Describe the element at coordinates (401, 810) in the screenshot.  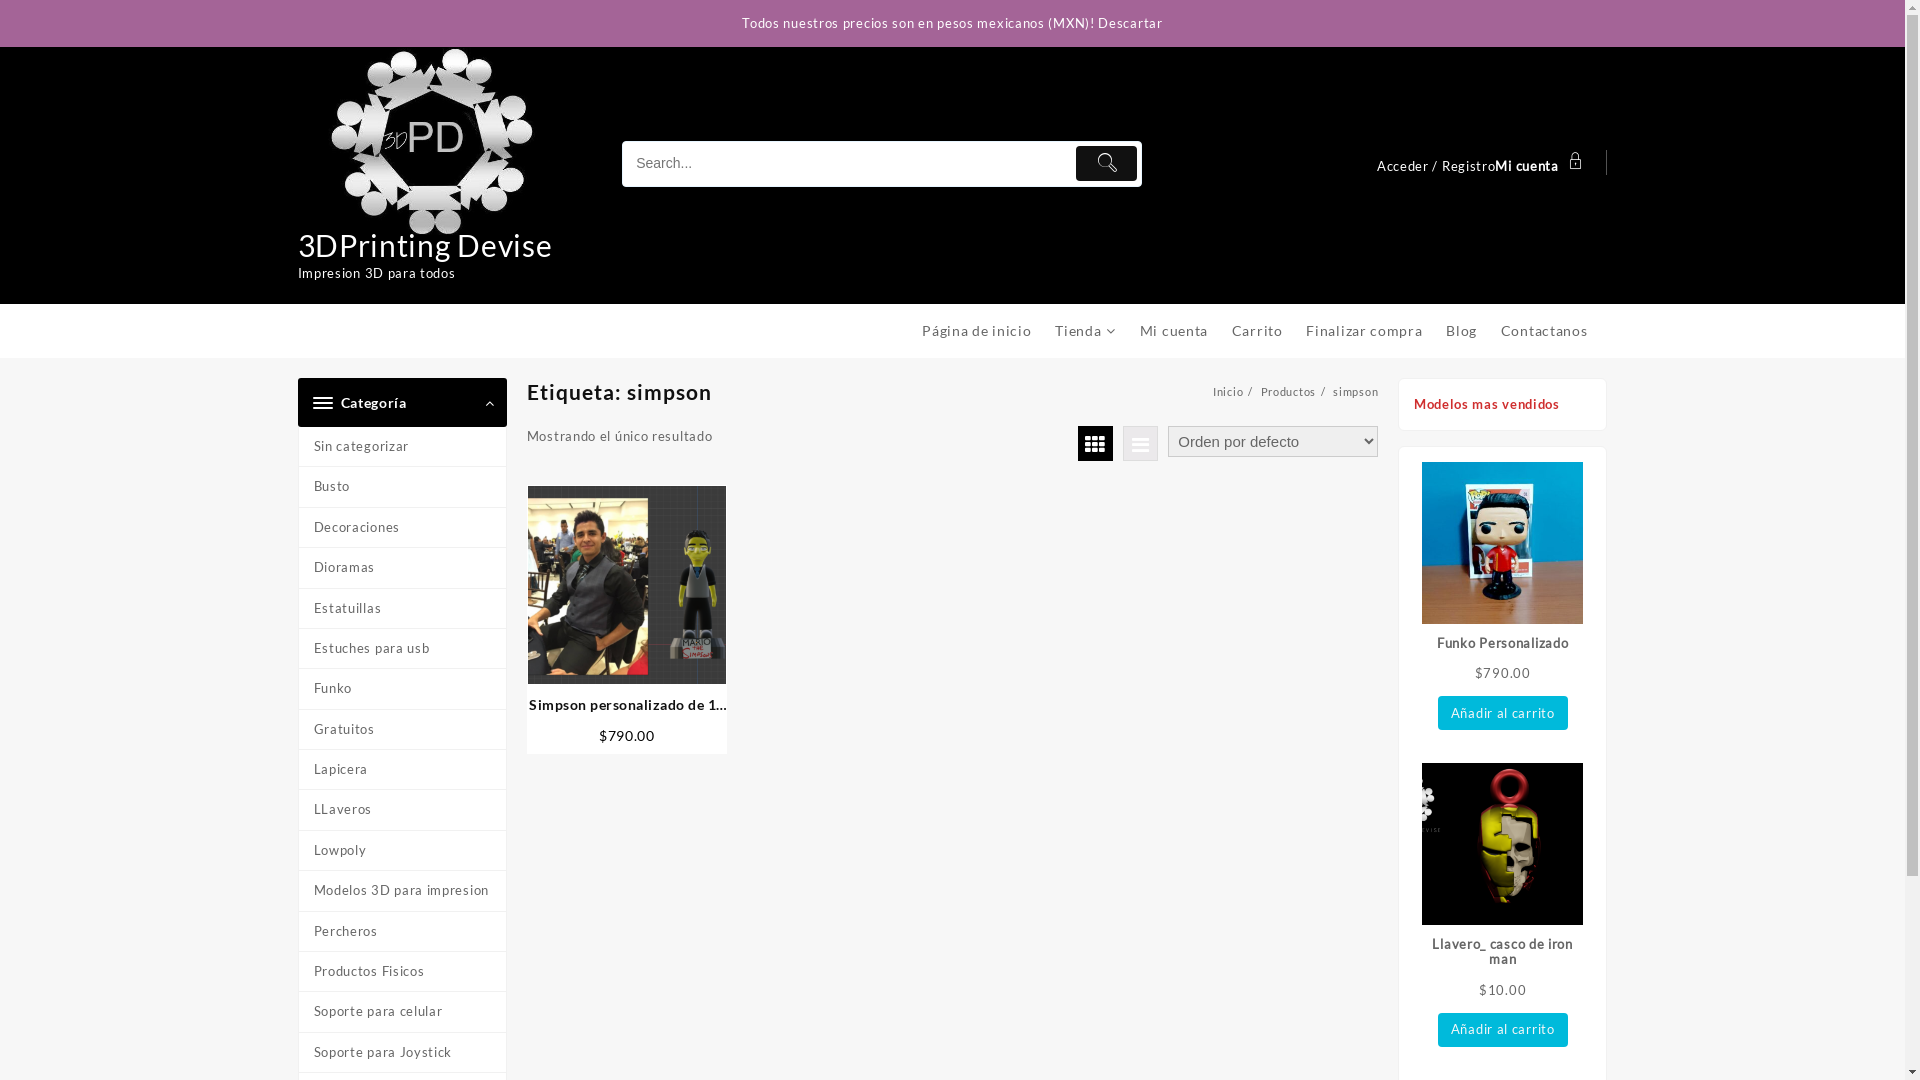
I see `'LLaveros'` at that location.